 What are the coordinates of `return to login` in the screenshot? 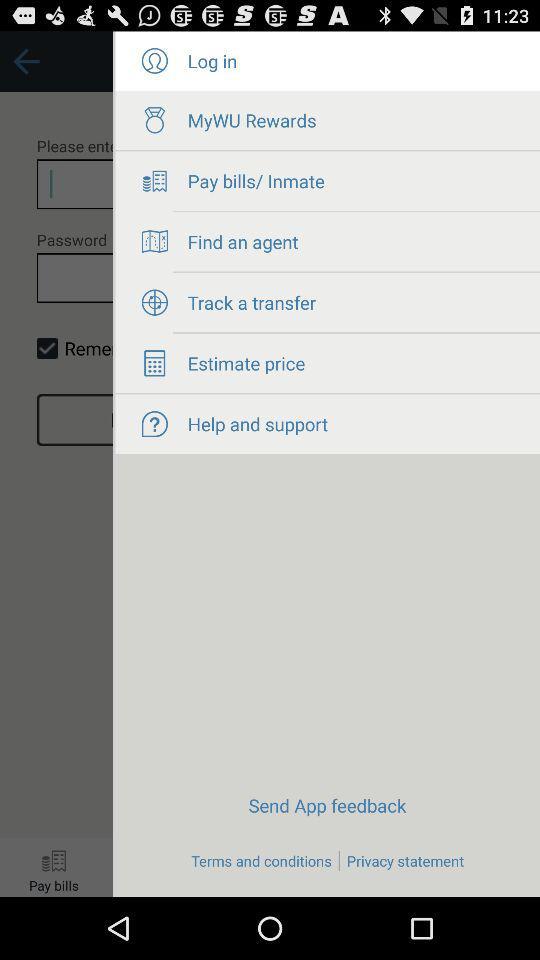 It's located at (56, 464).